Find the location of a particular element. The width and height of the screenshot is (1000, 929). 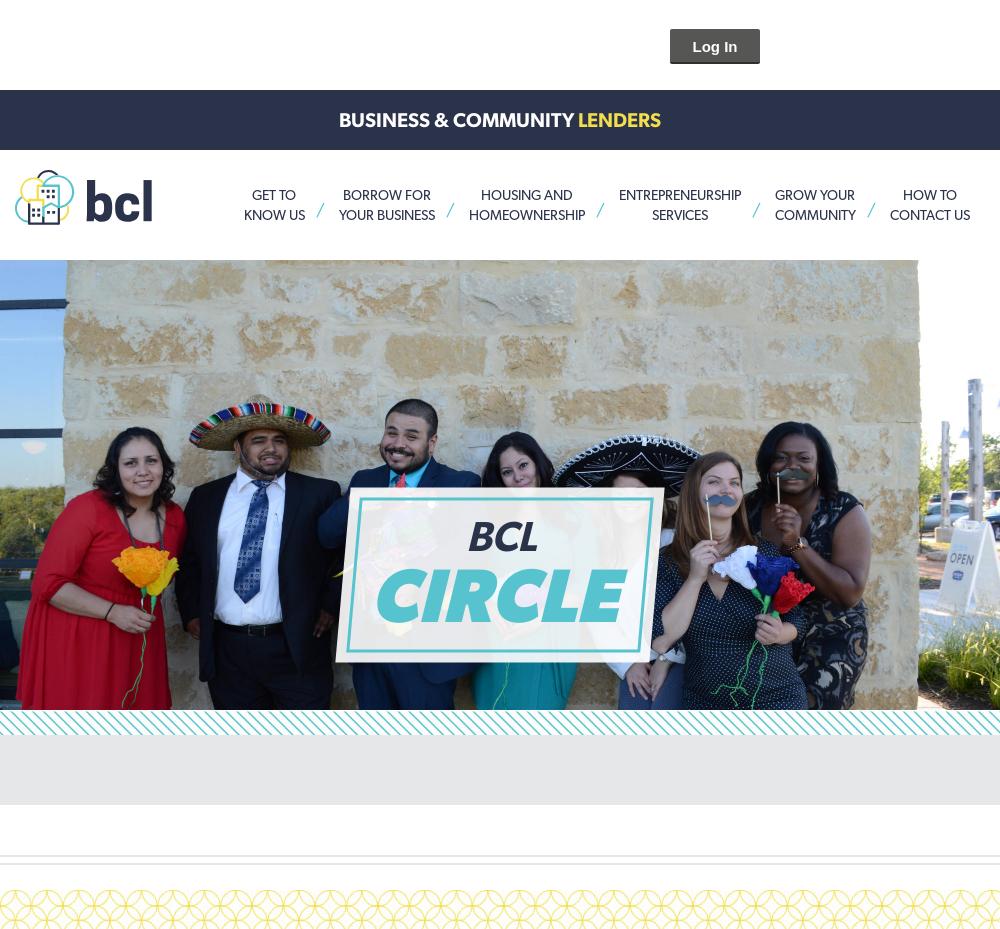

'Get To' is located at coordinates (274, 193).